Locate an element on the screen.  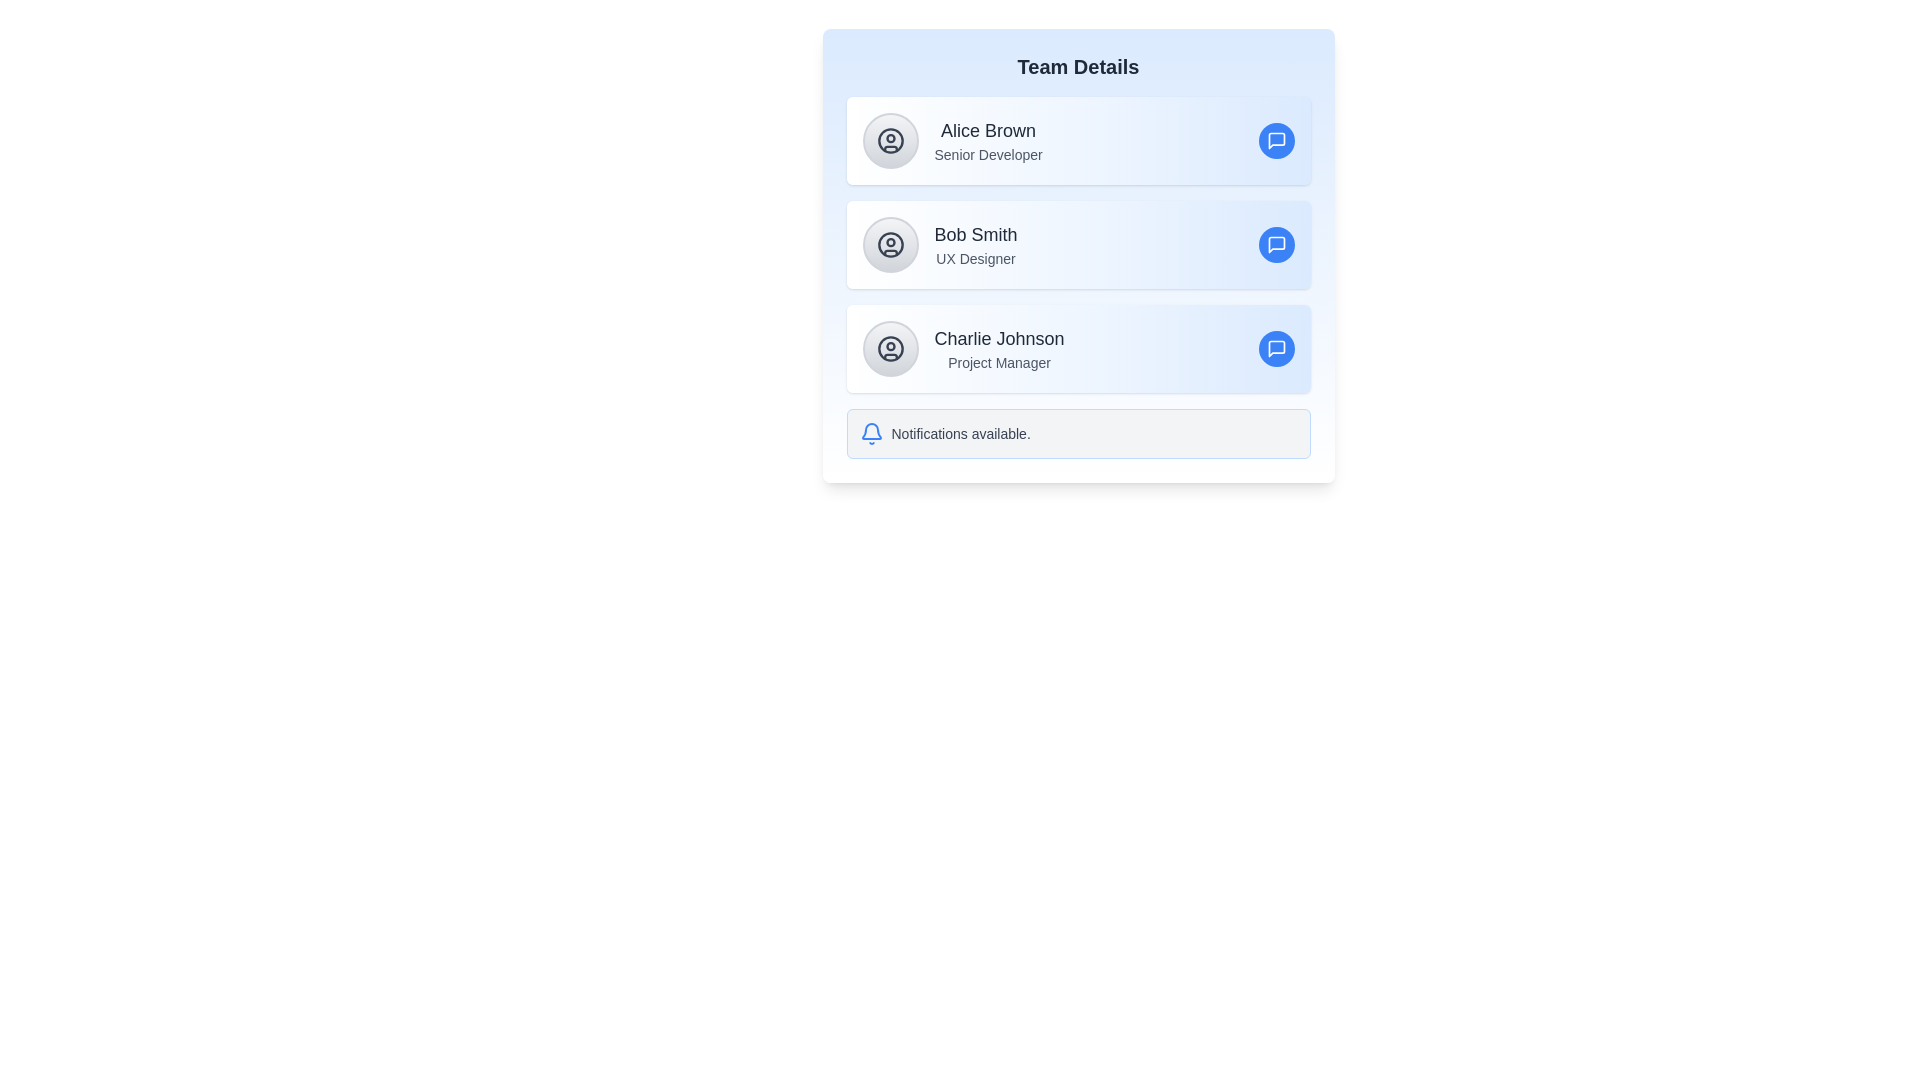
the blue rounded button with a white speech bubble icon associated with 'Charlie Johnson' in the 'Team Details' interface is located at coordinates (1275, 347).